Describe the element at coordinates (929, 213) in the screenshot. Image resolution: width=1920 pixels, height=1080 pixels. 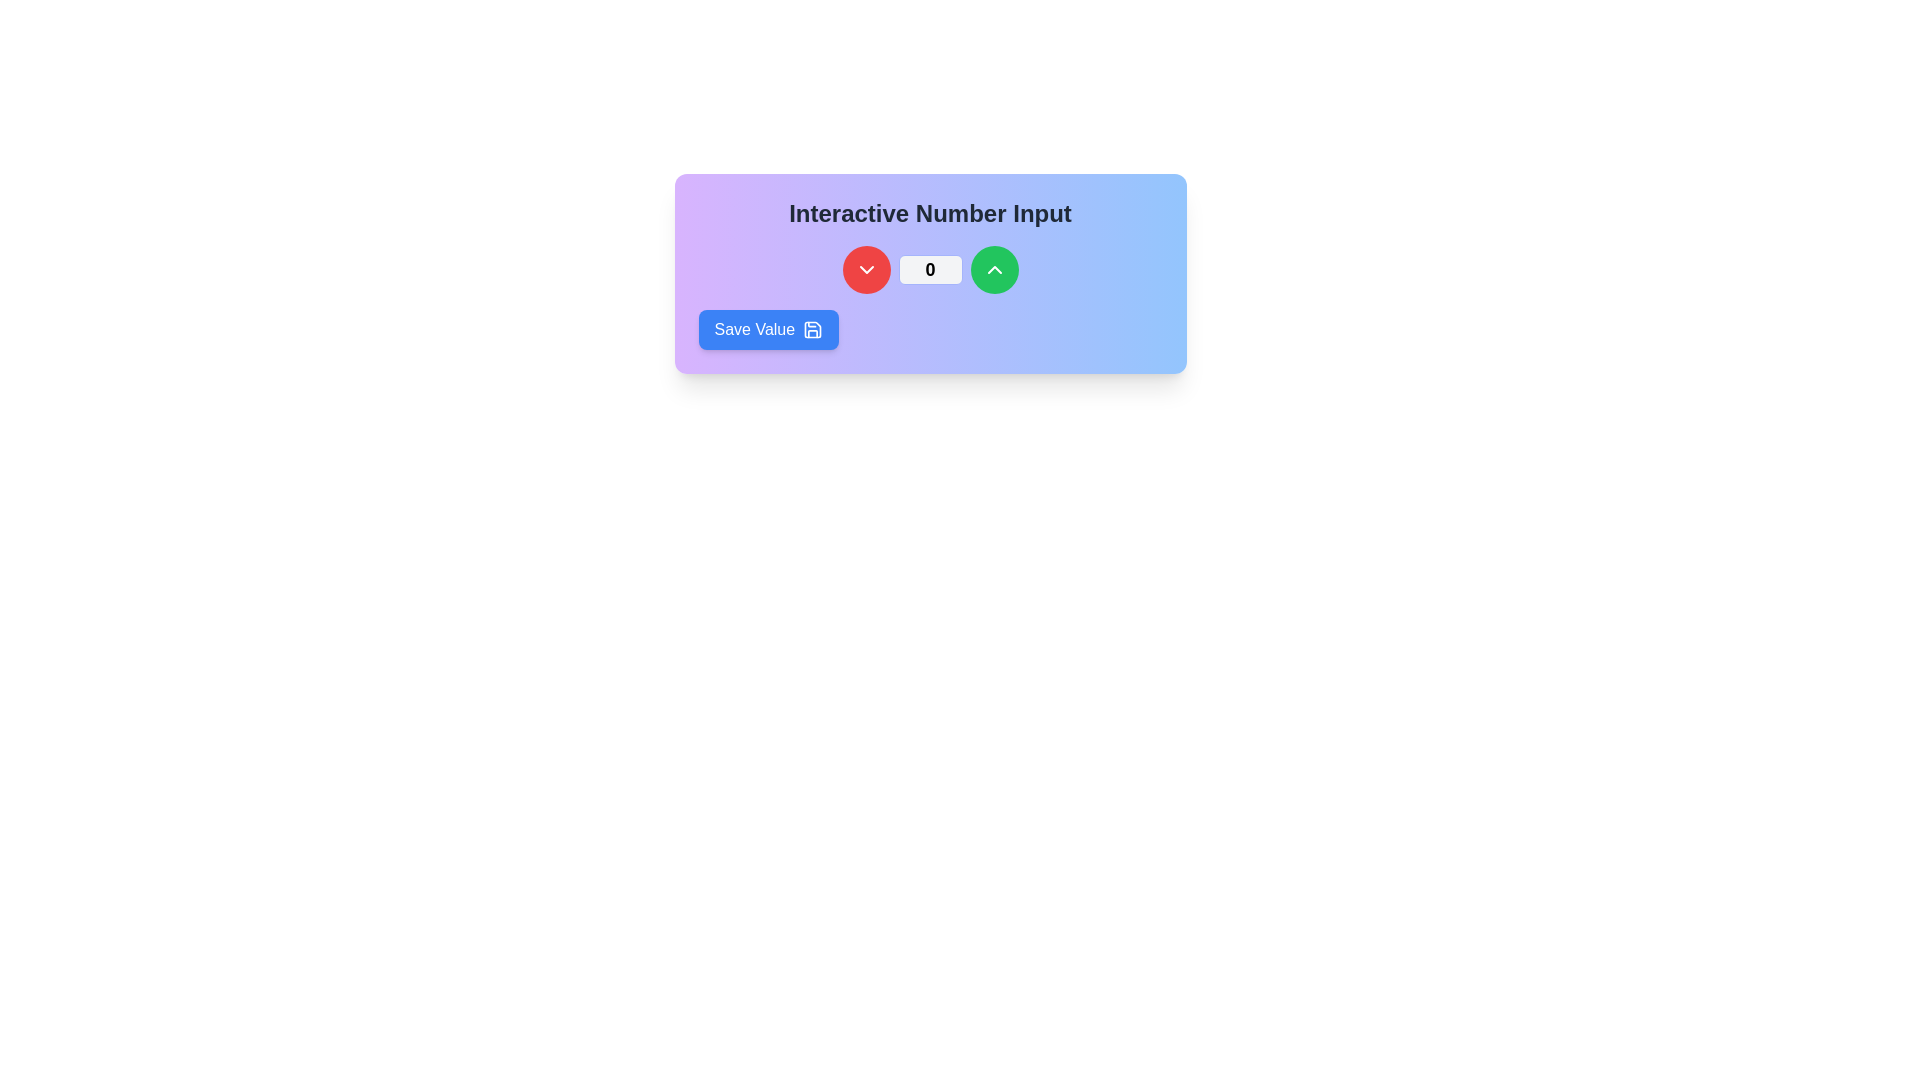
I see `text displayed in bold, large font that says 'Interactive Number Input', which is centered at the top of a colorful gradient background card` at that location.